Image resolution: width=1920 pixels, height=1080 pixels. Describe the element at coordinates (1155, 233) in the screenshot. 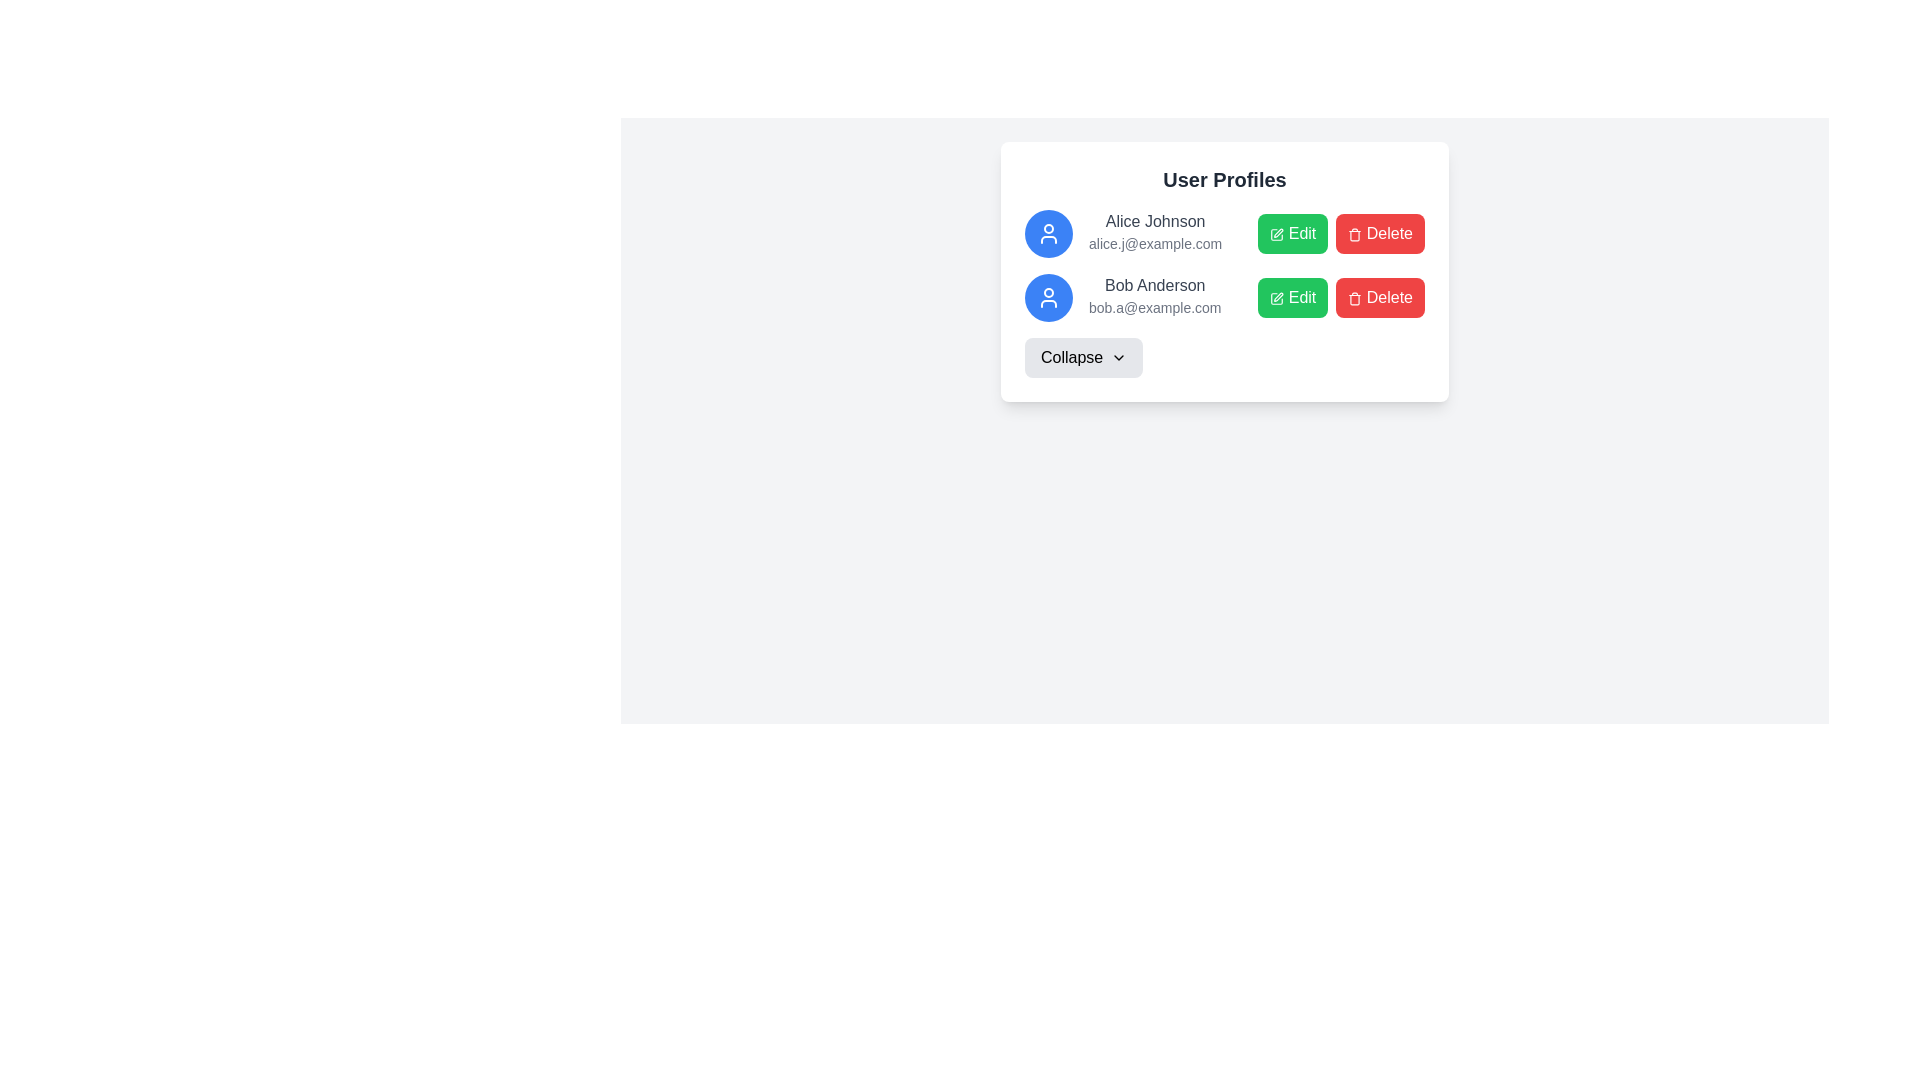

I see `the user profile text block containing 'Alice Johnson' and 'alice.j@example.com'` at that location.